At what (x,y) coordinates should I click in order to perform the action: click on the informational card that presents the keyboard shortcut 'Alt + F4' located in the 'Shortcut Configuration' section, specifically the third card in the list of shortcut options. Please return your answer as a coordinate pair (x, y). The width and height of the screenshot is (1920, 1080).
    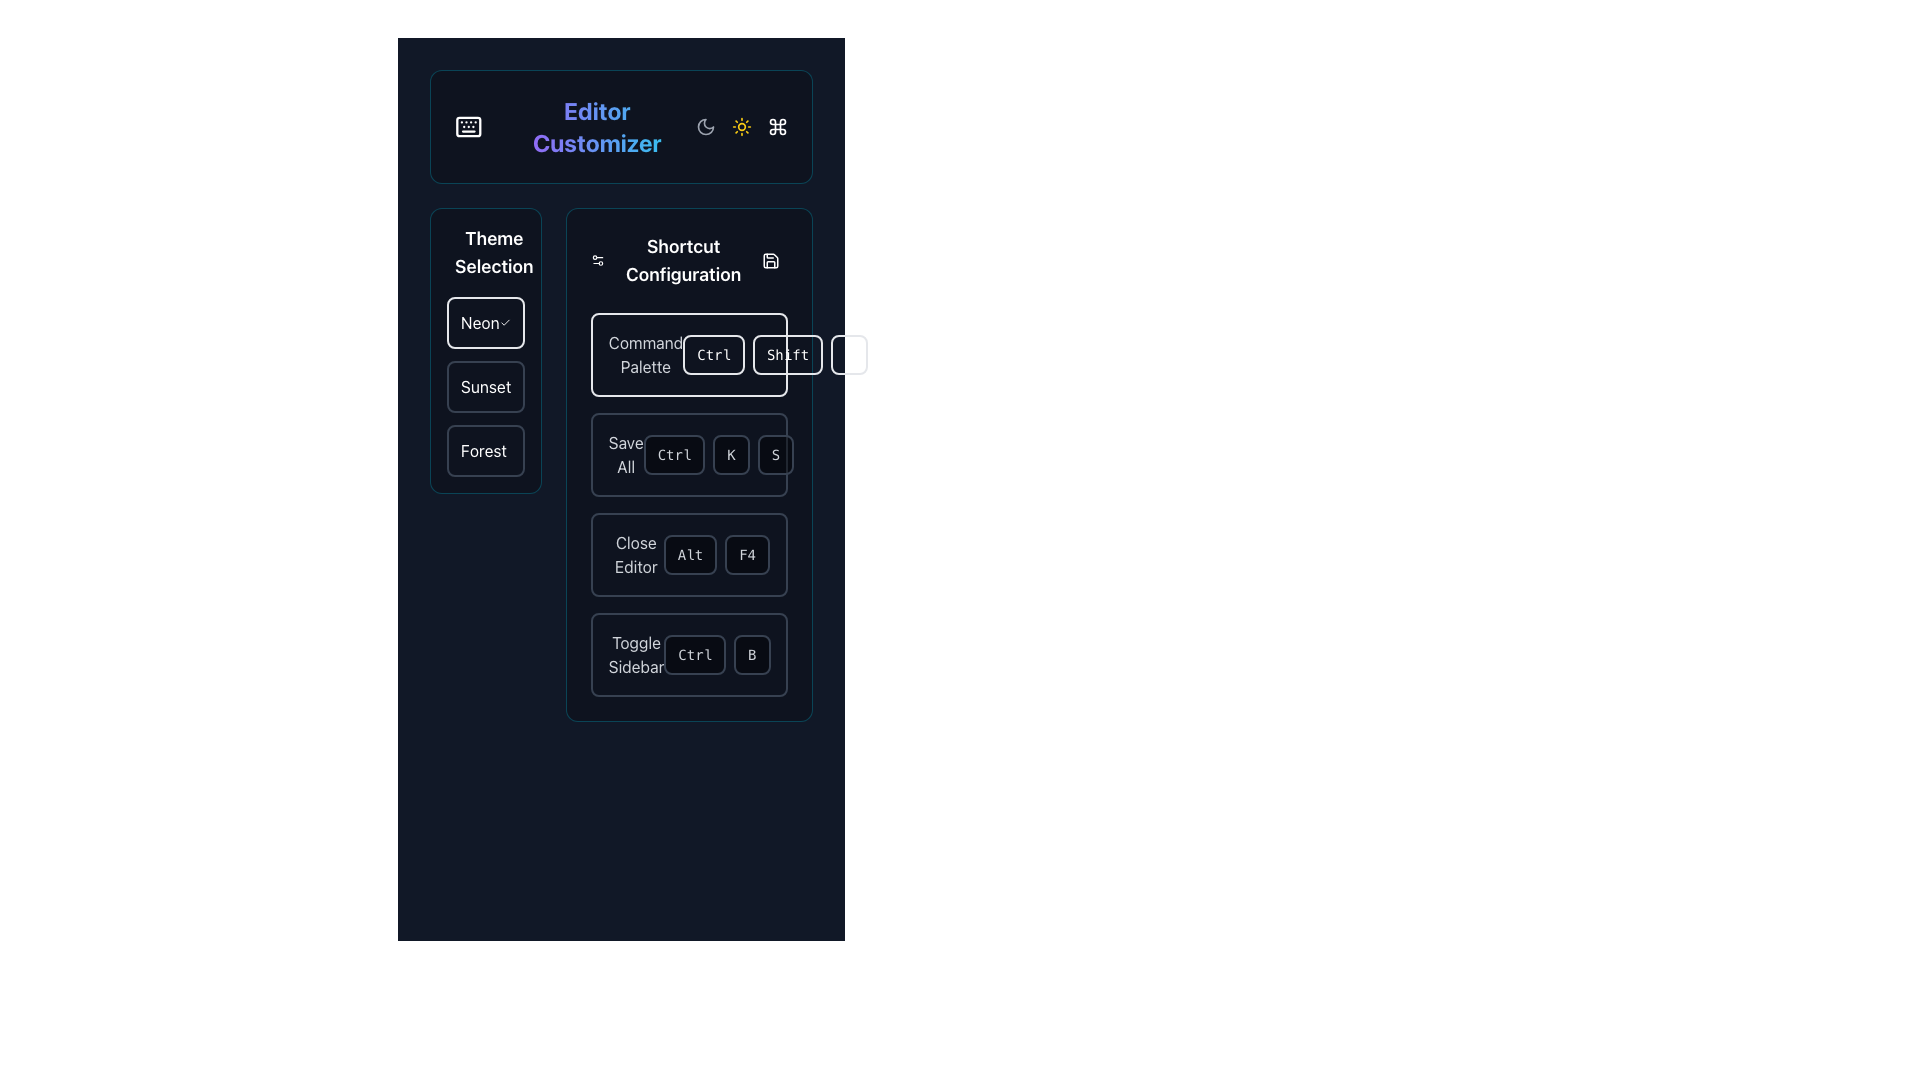
    Looking at the image, I should click on (689, 555).